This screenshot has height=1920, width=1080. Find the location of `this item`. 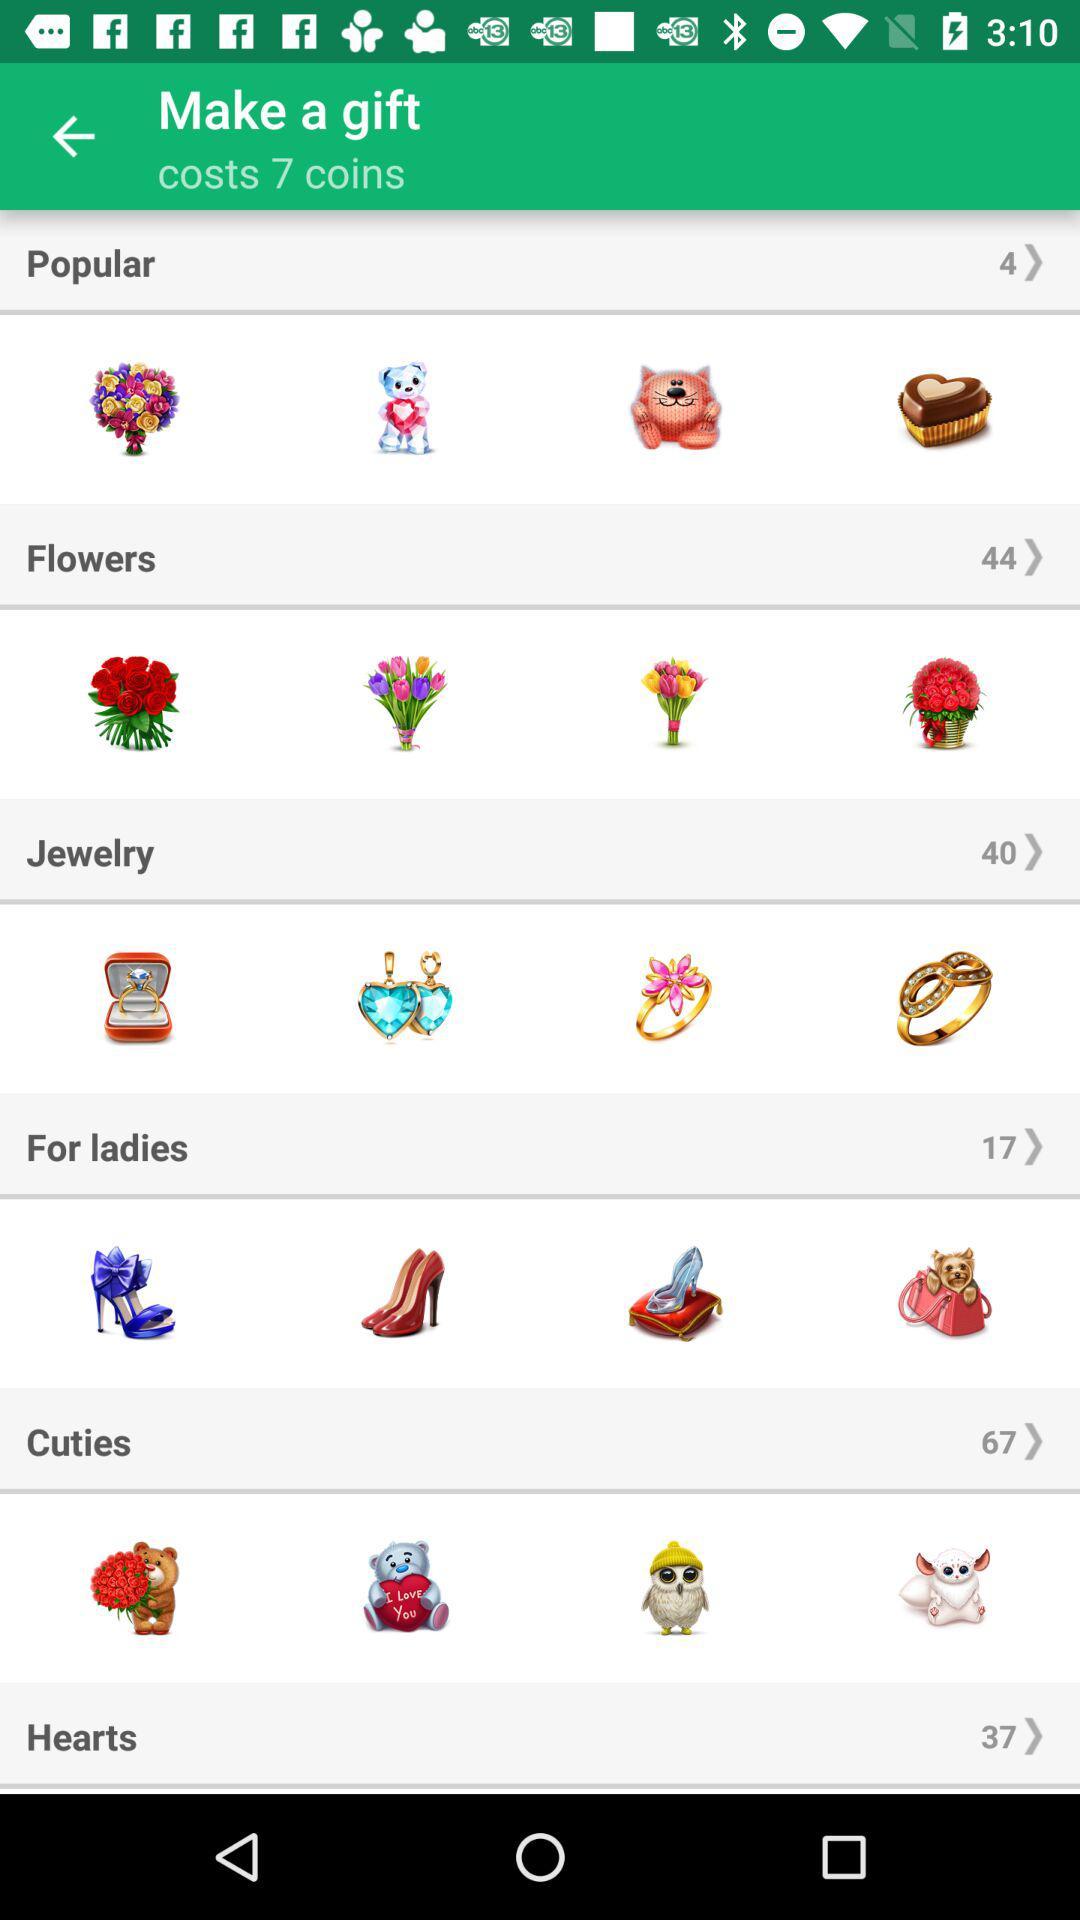

this item is located at coordinates (405, 408).